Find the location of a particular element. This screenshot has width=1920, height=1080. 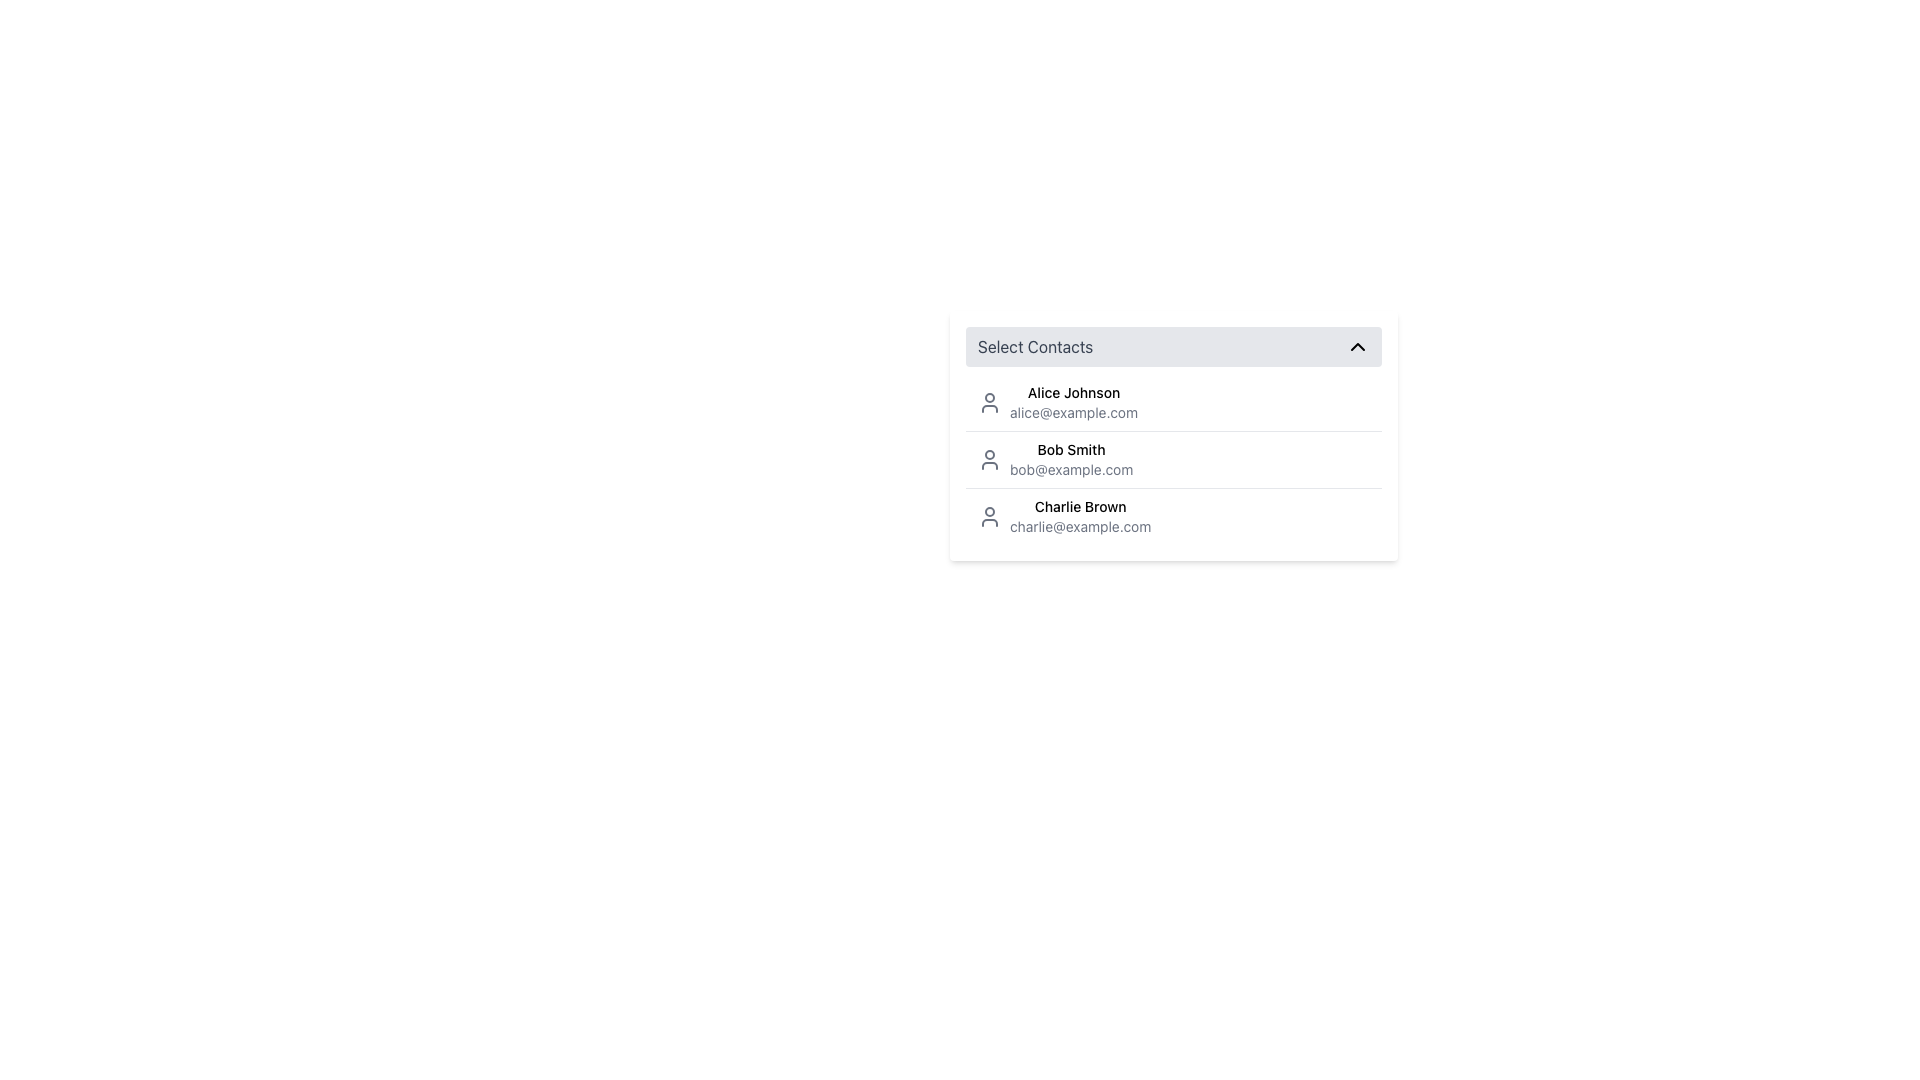

the second contact entry in the 'Select Contacts' dropdown list is located at coordinates (1054, 459).